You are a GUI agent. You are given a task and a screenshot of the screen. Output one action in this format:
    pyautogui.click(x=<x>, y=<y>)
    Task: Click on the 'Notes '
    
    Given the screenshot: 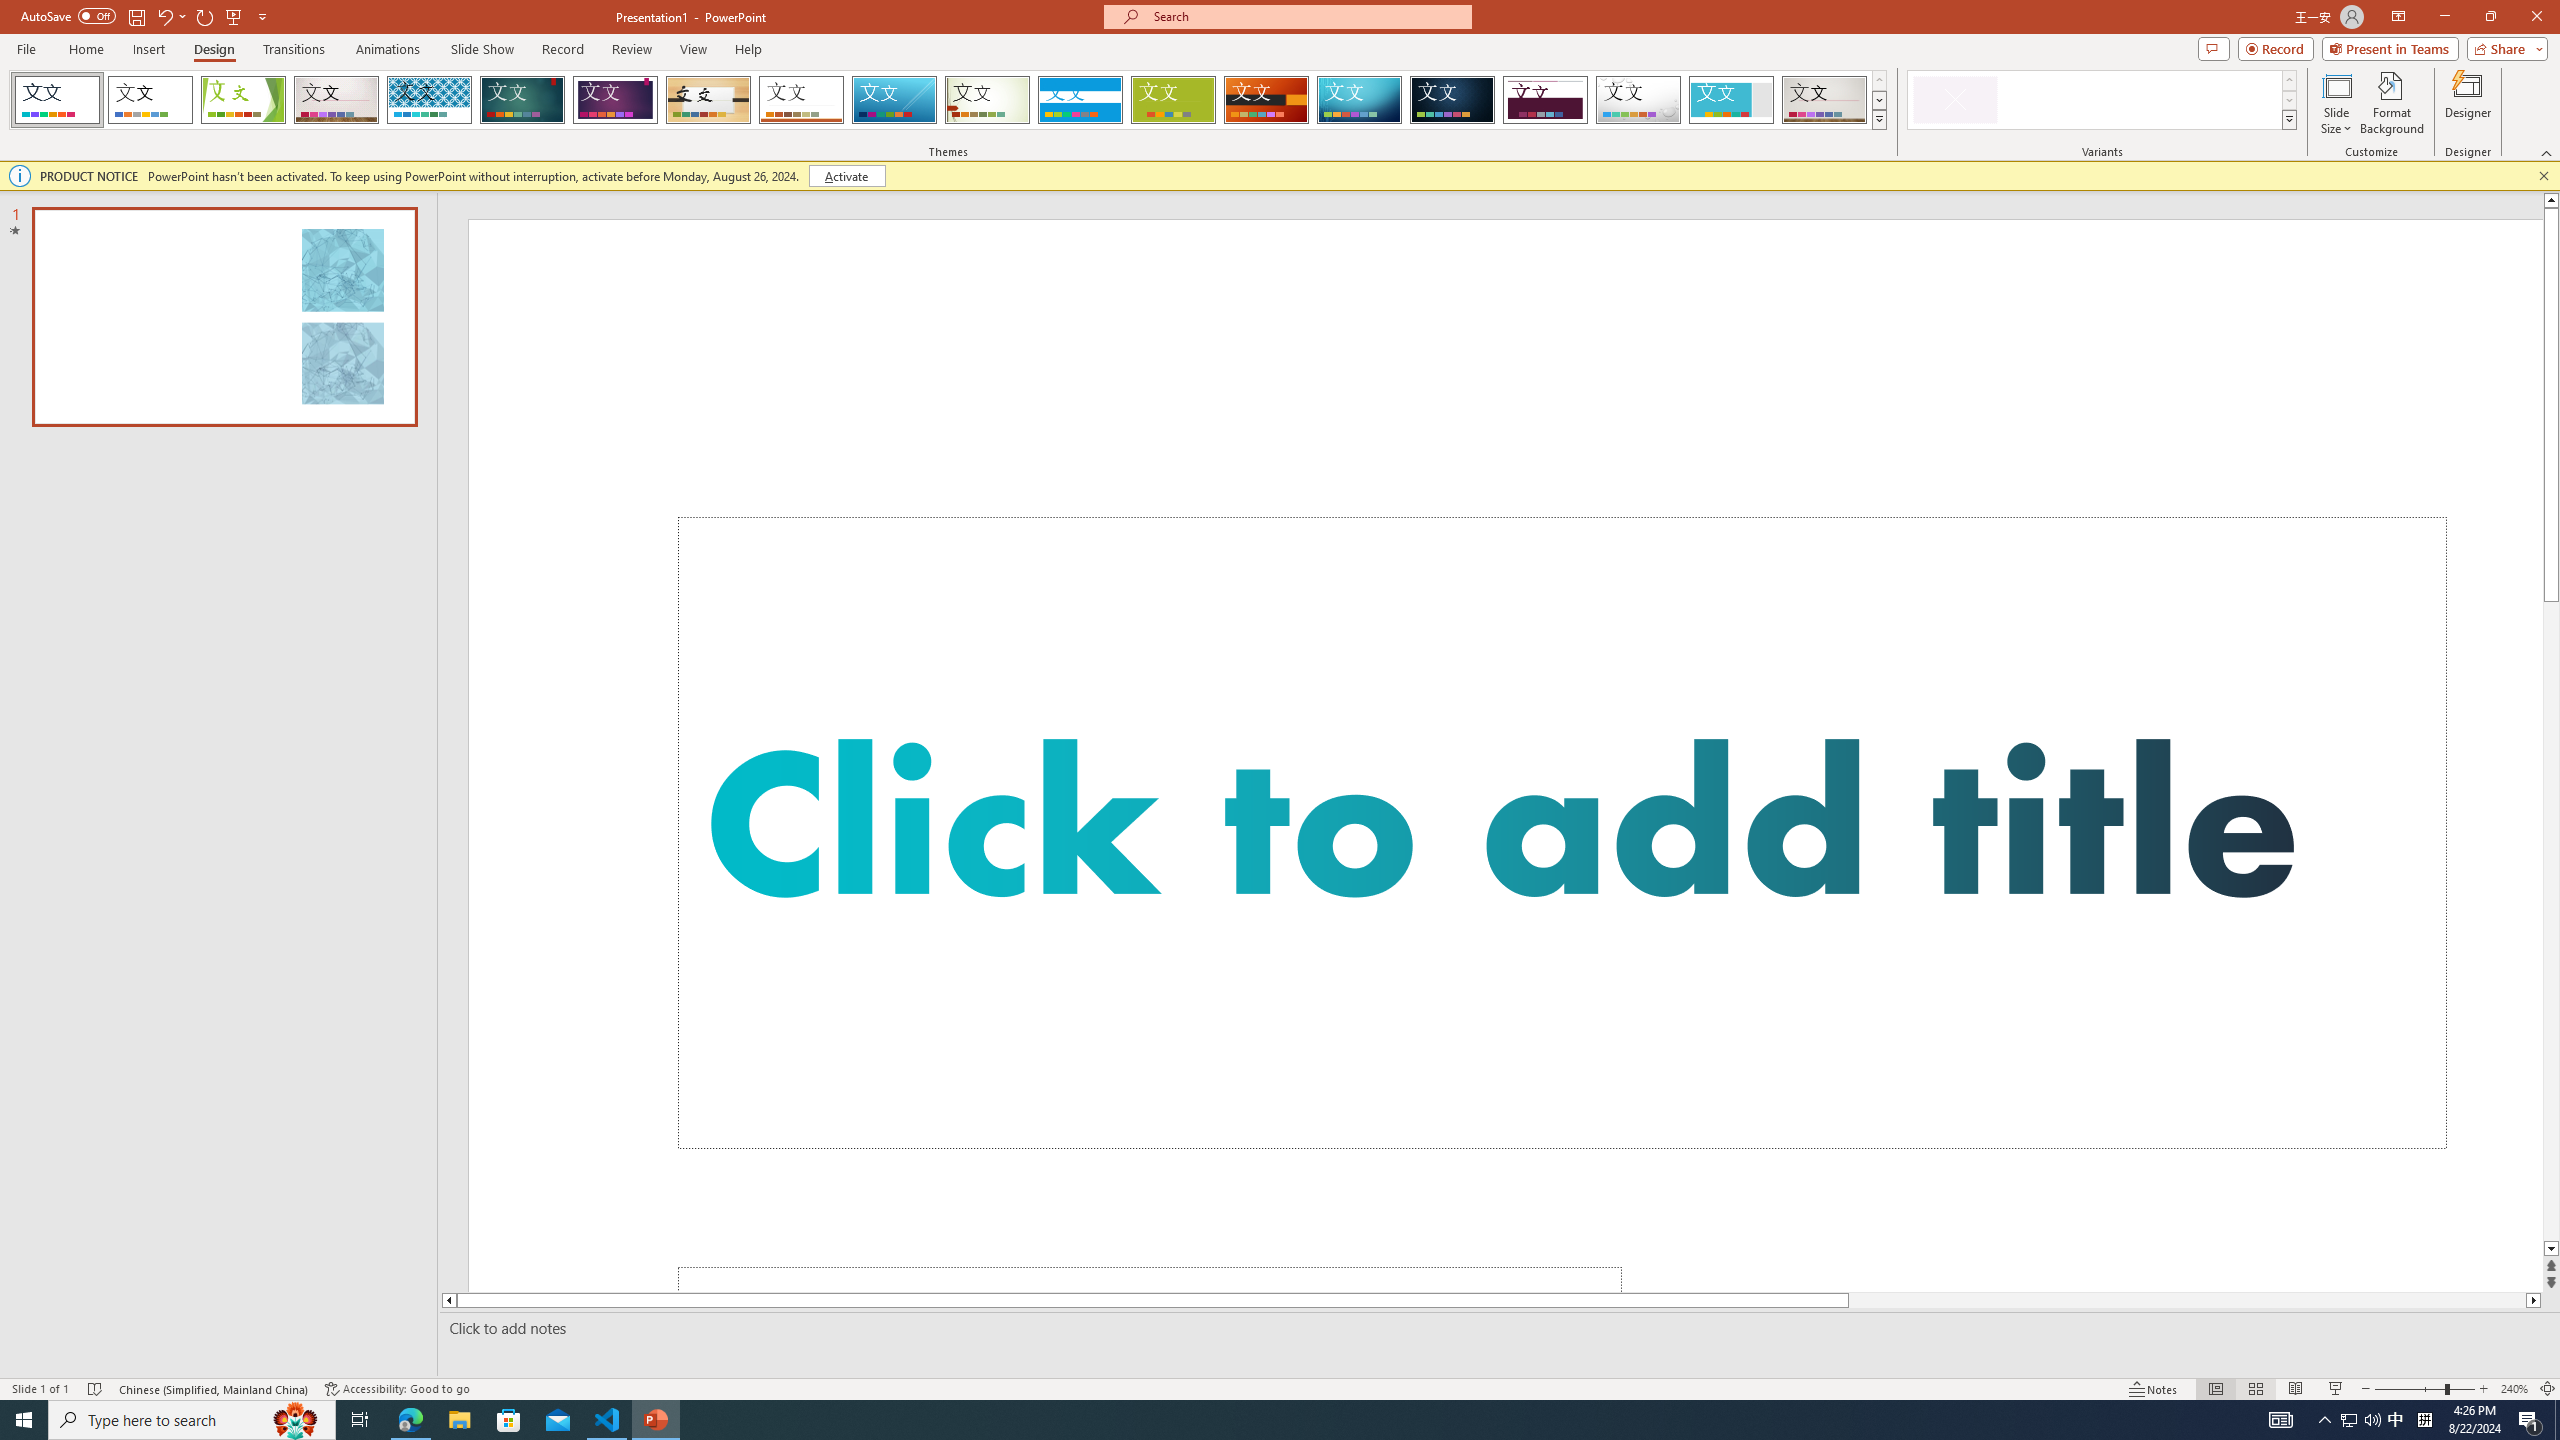 What is the action you would take?
    pyautogui.click(x=2153, y=1389)
    